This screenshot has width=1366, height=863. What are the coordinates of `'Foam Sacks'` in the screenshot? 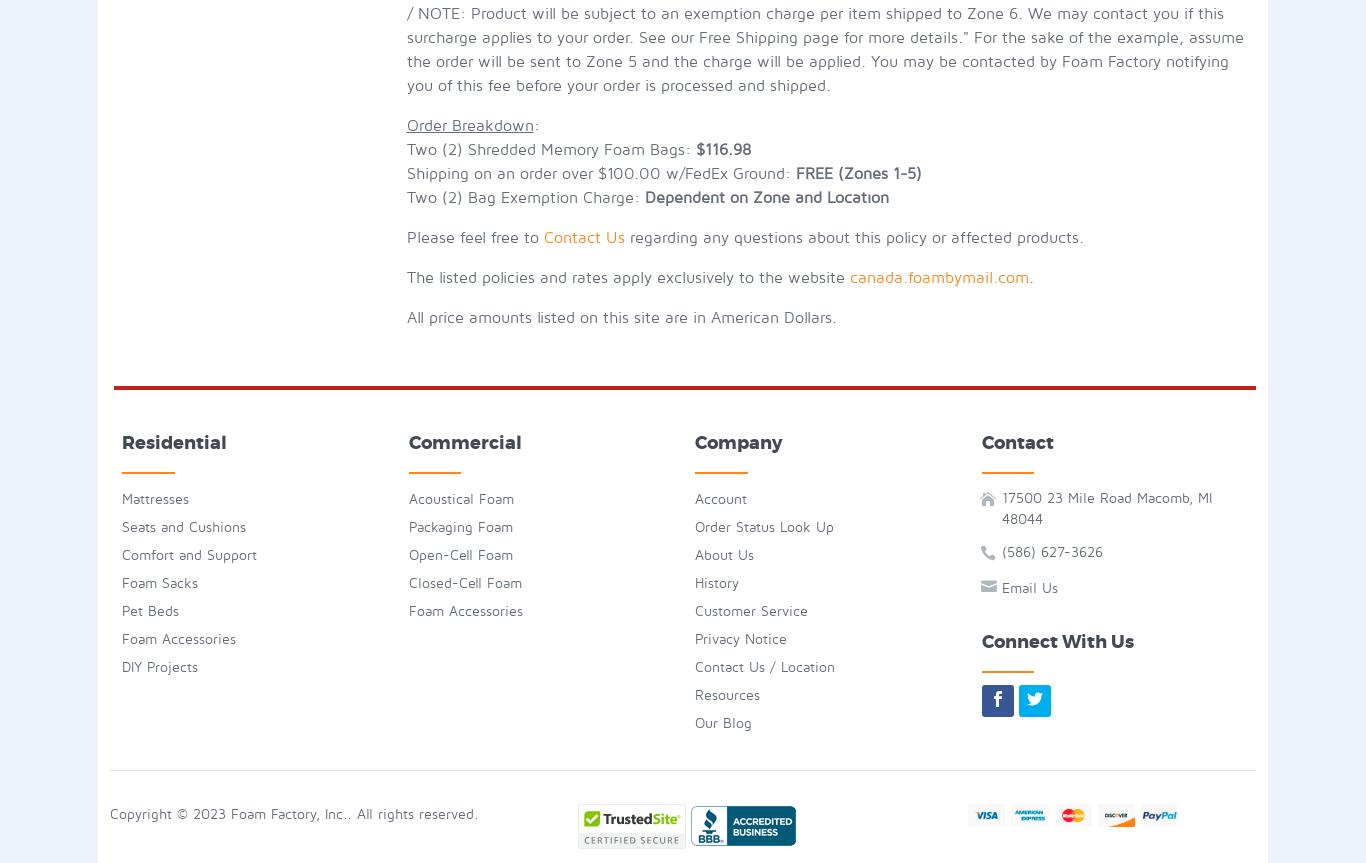 It's located at (120, 582).